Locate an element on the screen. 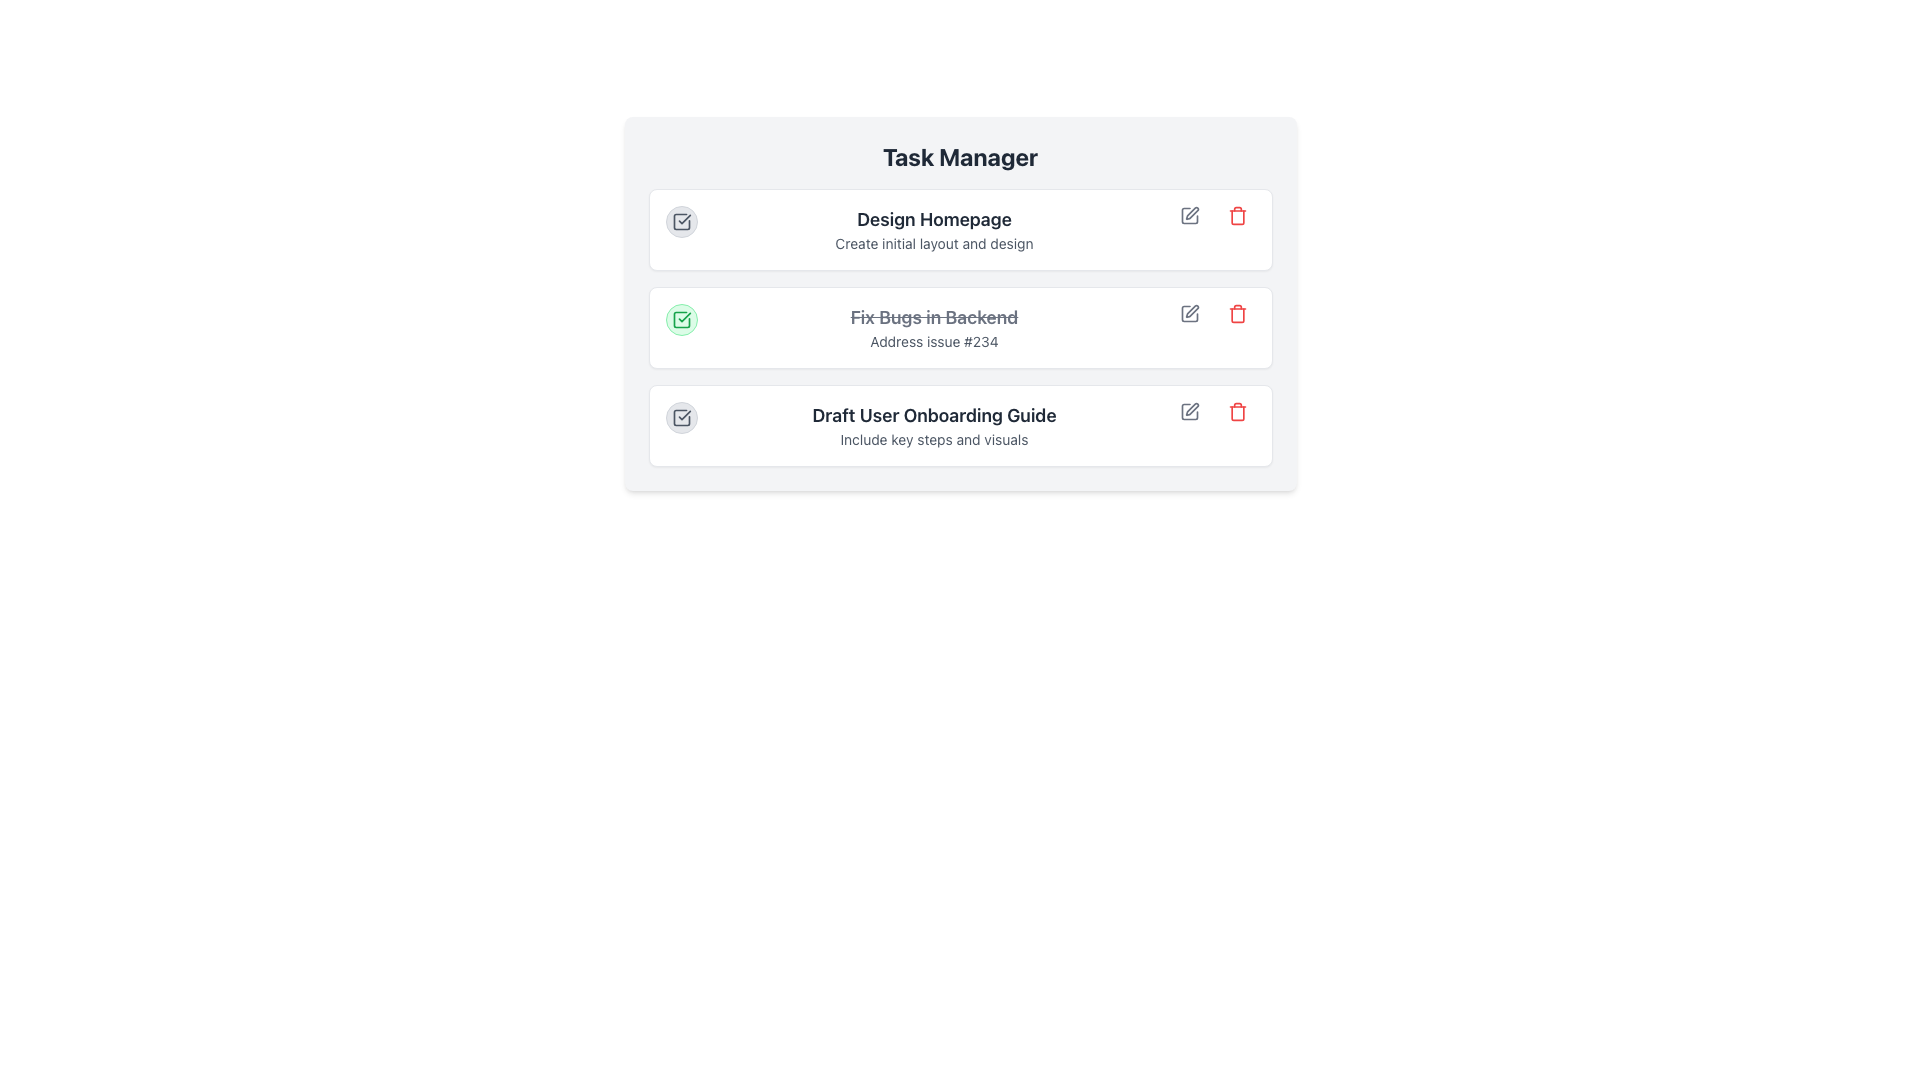  the Text label providing additional details for the task titled 'Design Homepage', located below the header text is located at coordinates (933, 242).